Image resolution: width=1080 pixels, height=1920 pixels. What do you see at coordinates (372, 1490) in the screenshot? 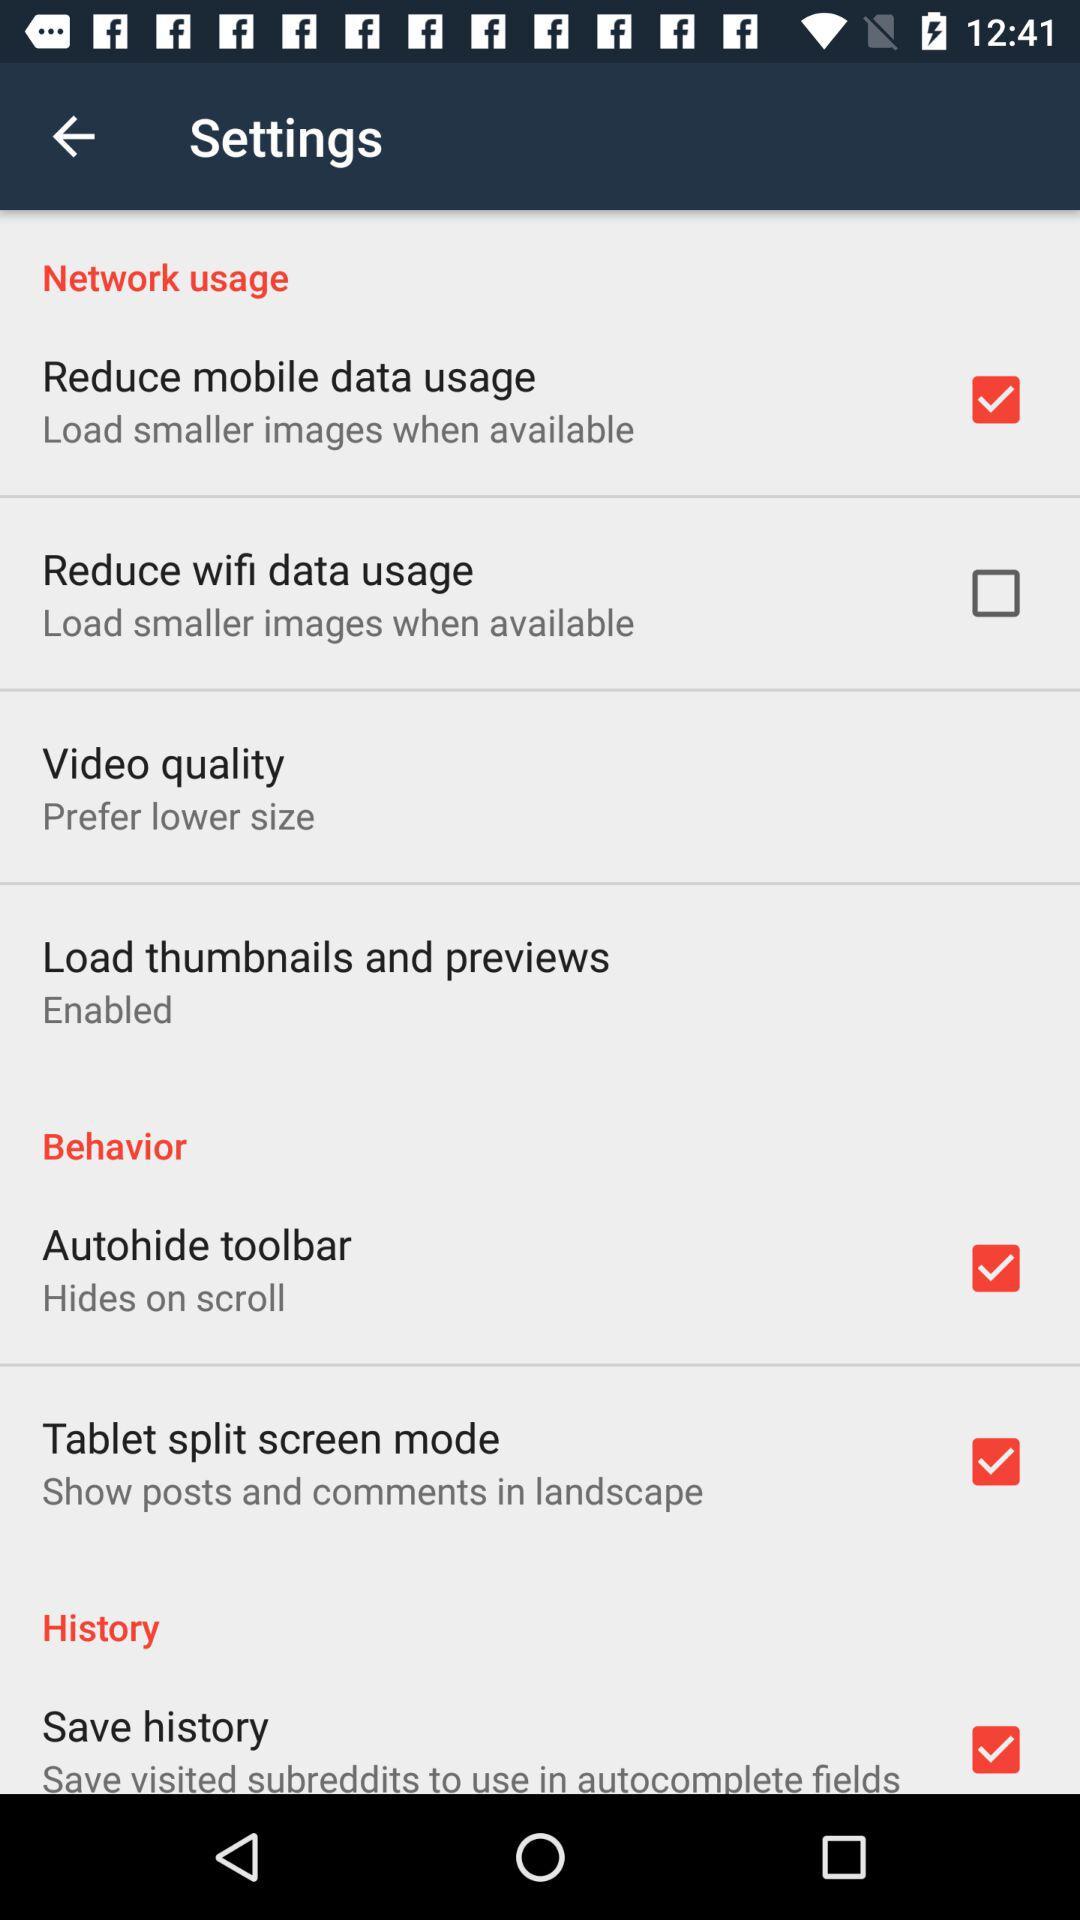
I see `the show posts and icon` at bounding box center [372, 1490].